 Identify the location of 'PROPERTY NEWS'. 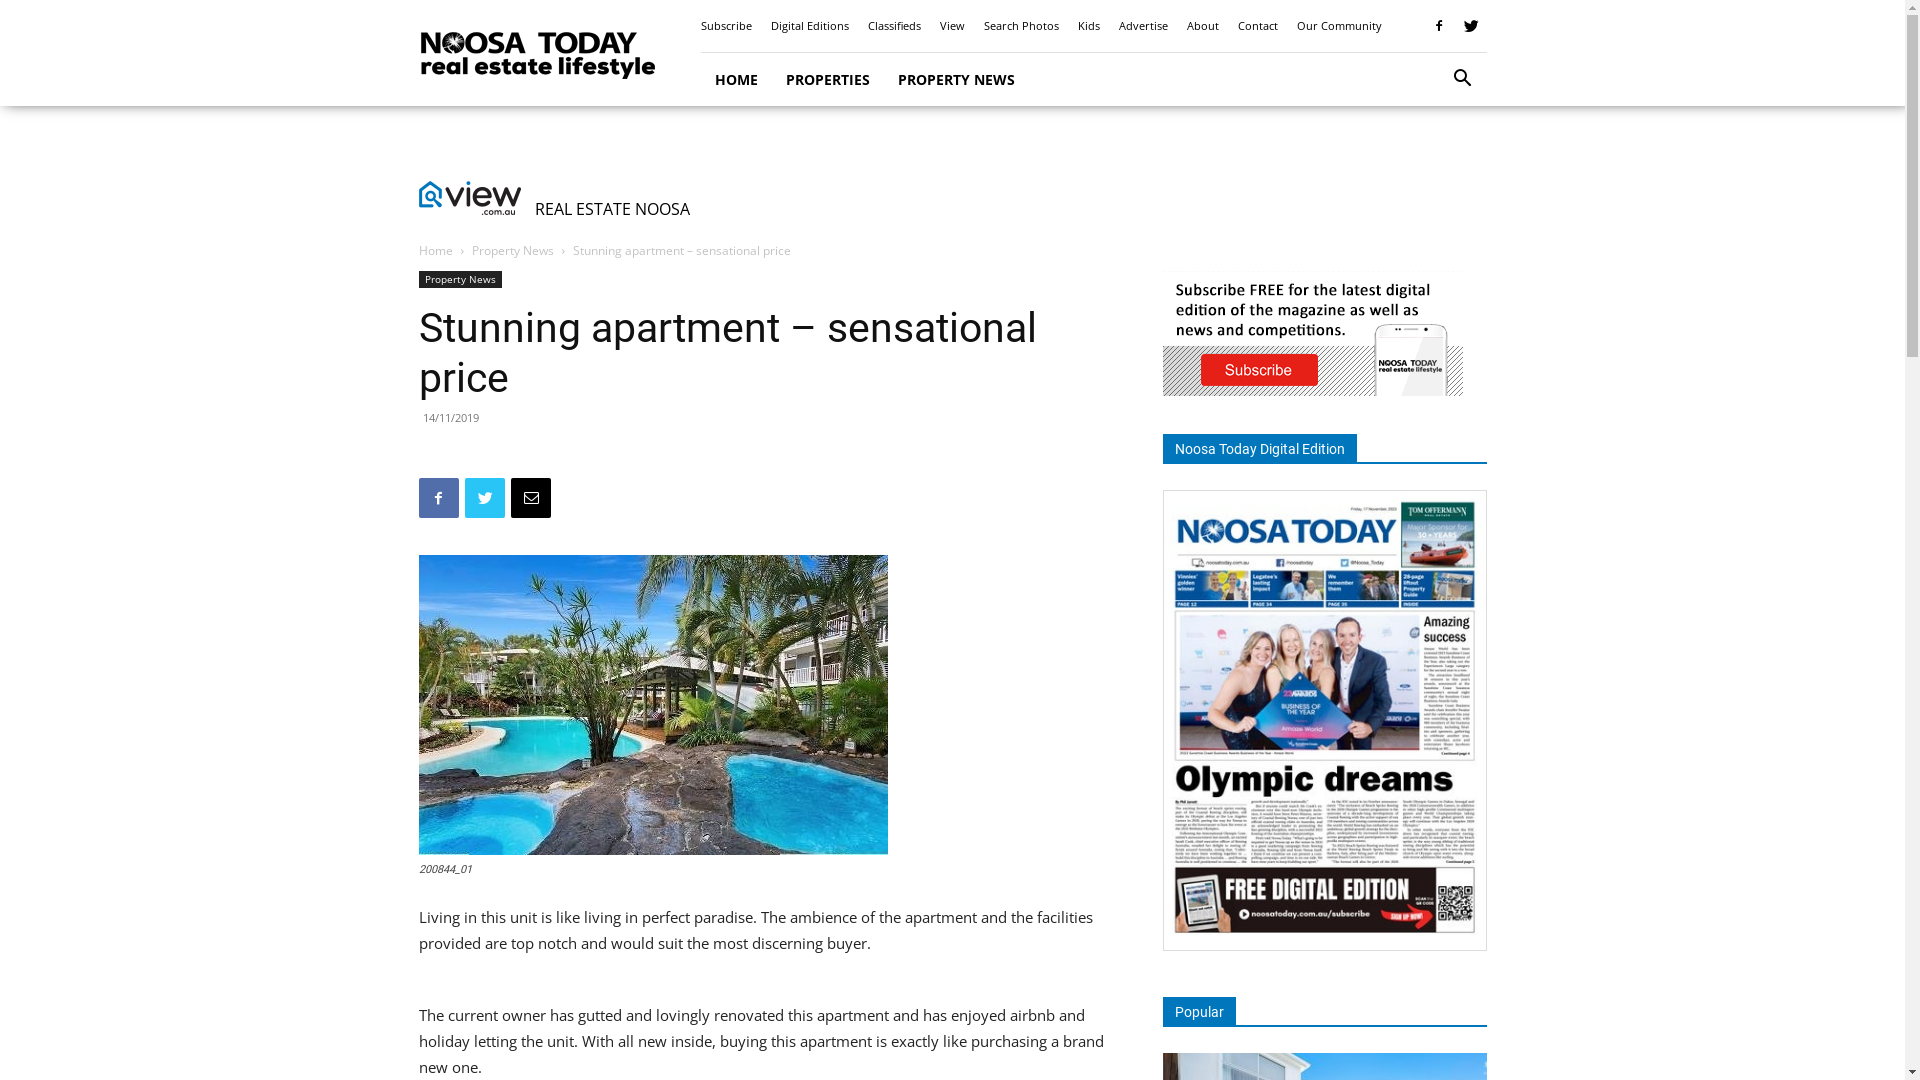
(955, 78).